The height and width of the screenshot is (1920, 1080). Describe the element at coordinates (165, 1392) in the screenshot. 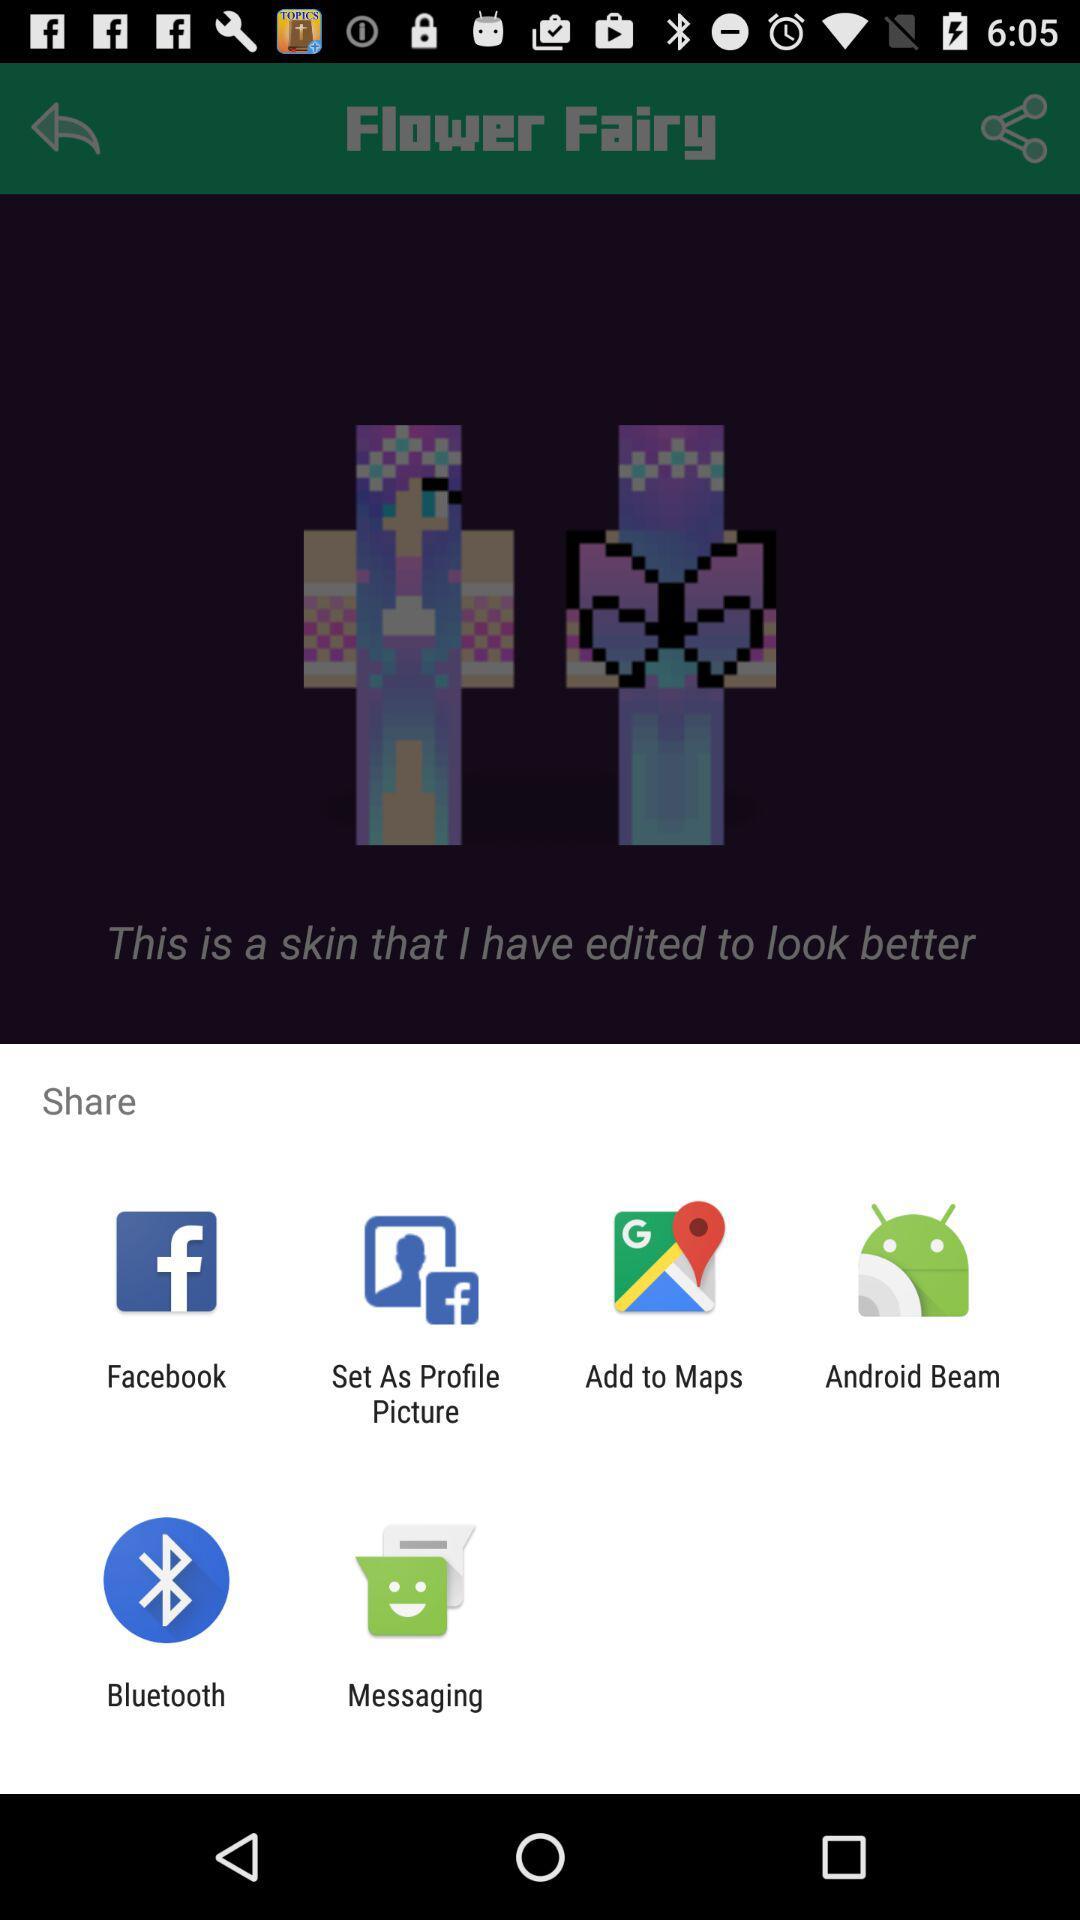

I see `facebook icon` at that location.